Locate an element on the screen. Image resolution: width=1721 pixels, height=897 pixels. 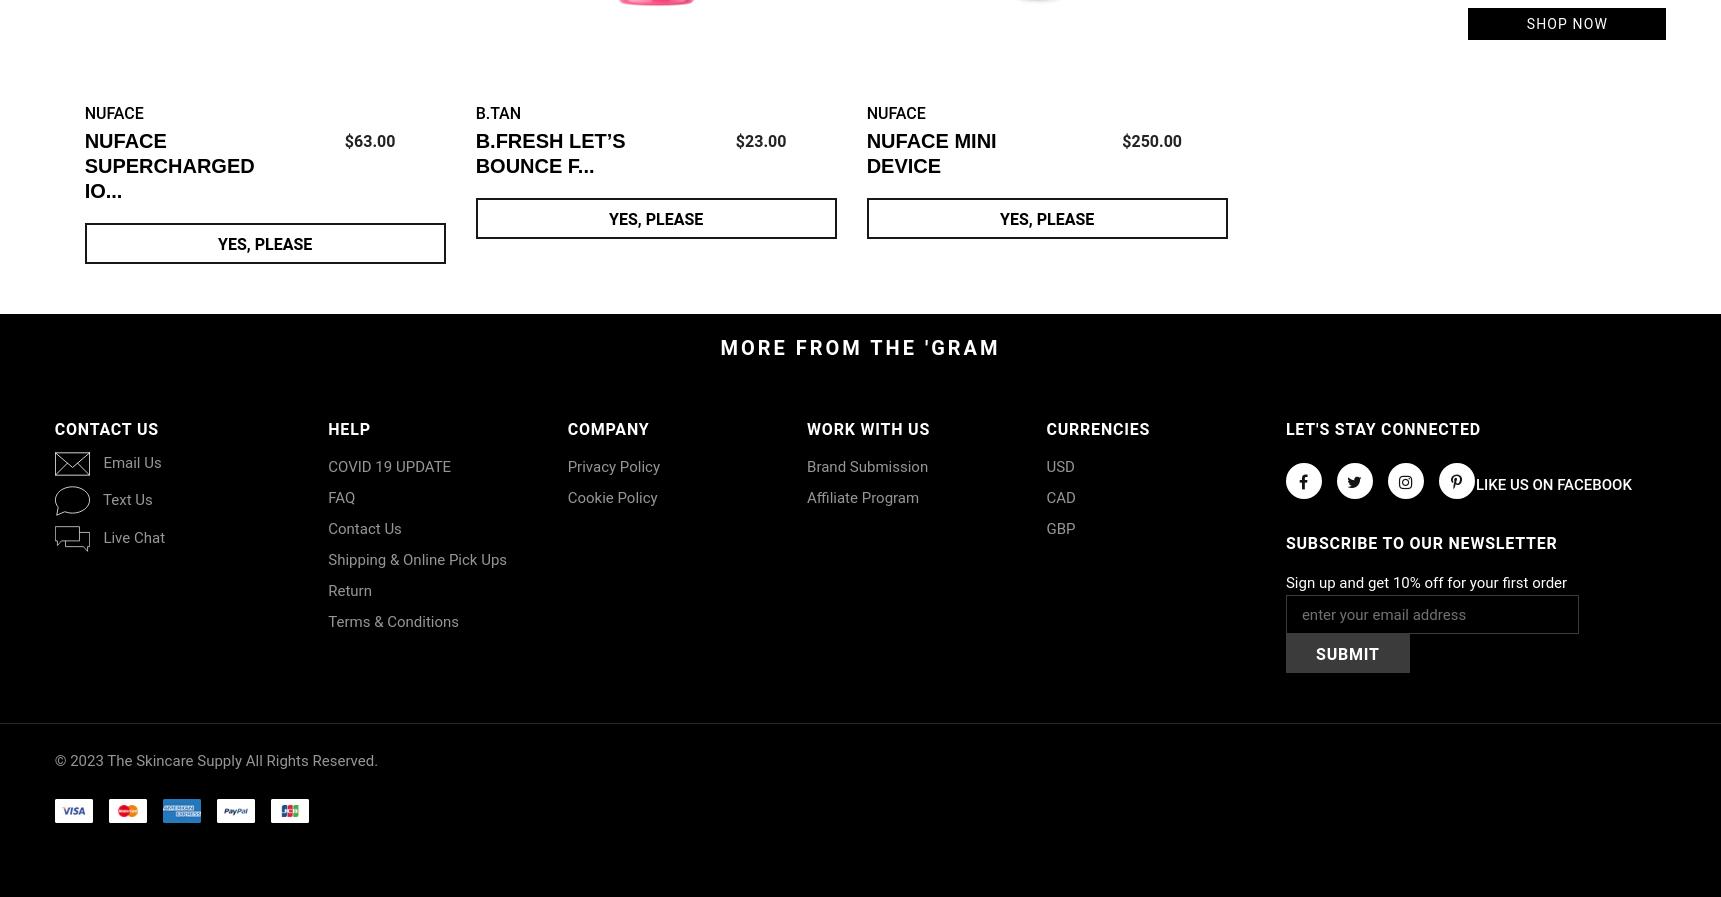
'CONTACT US' is located at coordinates (53, 428).